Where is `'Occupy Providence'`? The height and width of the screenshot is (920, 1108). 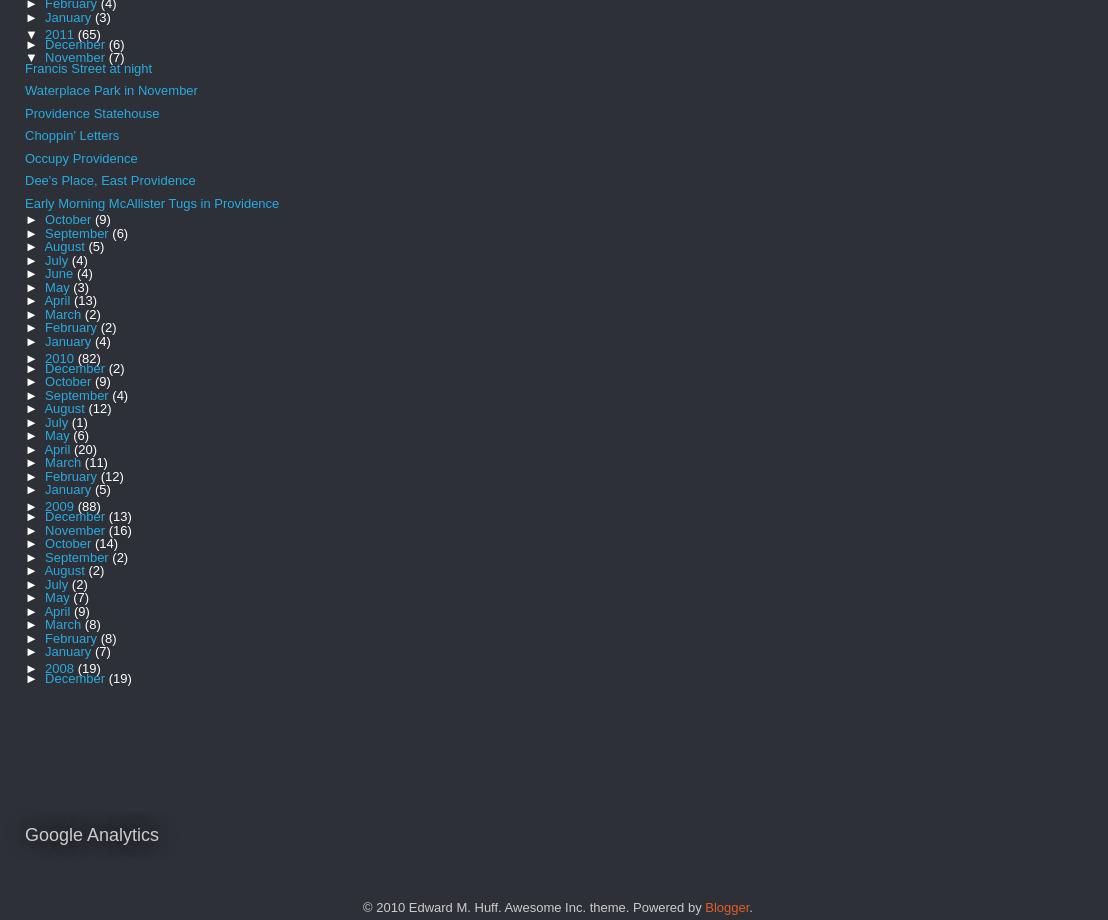 'Occupy Providence' is located at coordinates (25, 156).